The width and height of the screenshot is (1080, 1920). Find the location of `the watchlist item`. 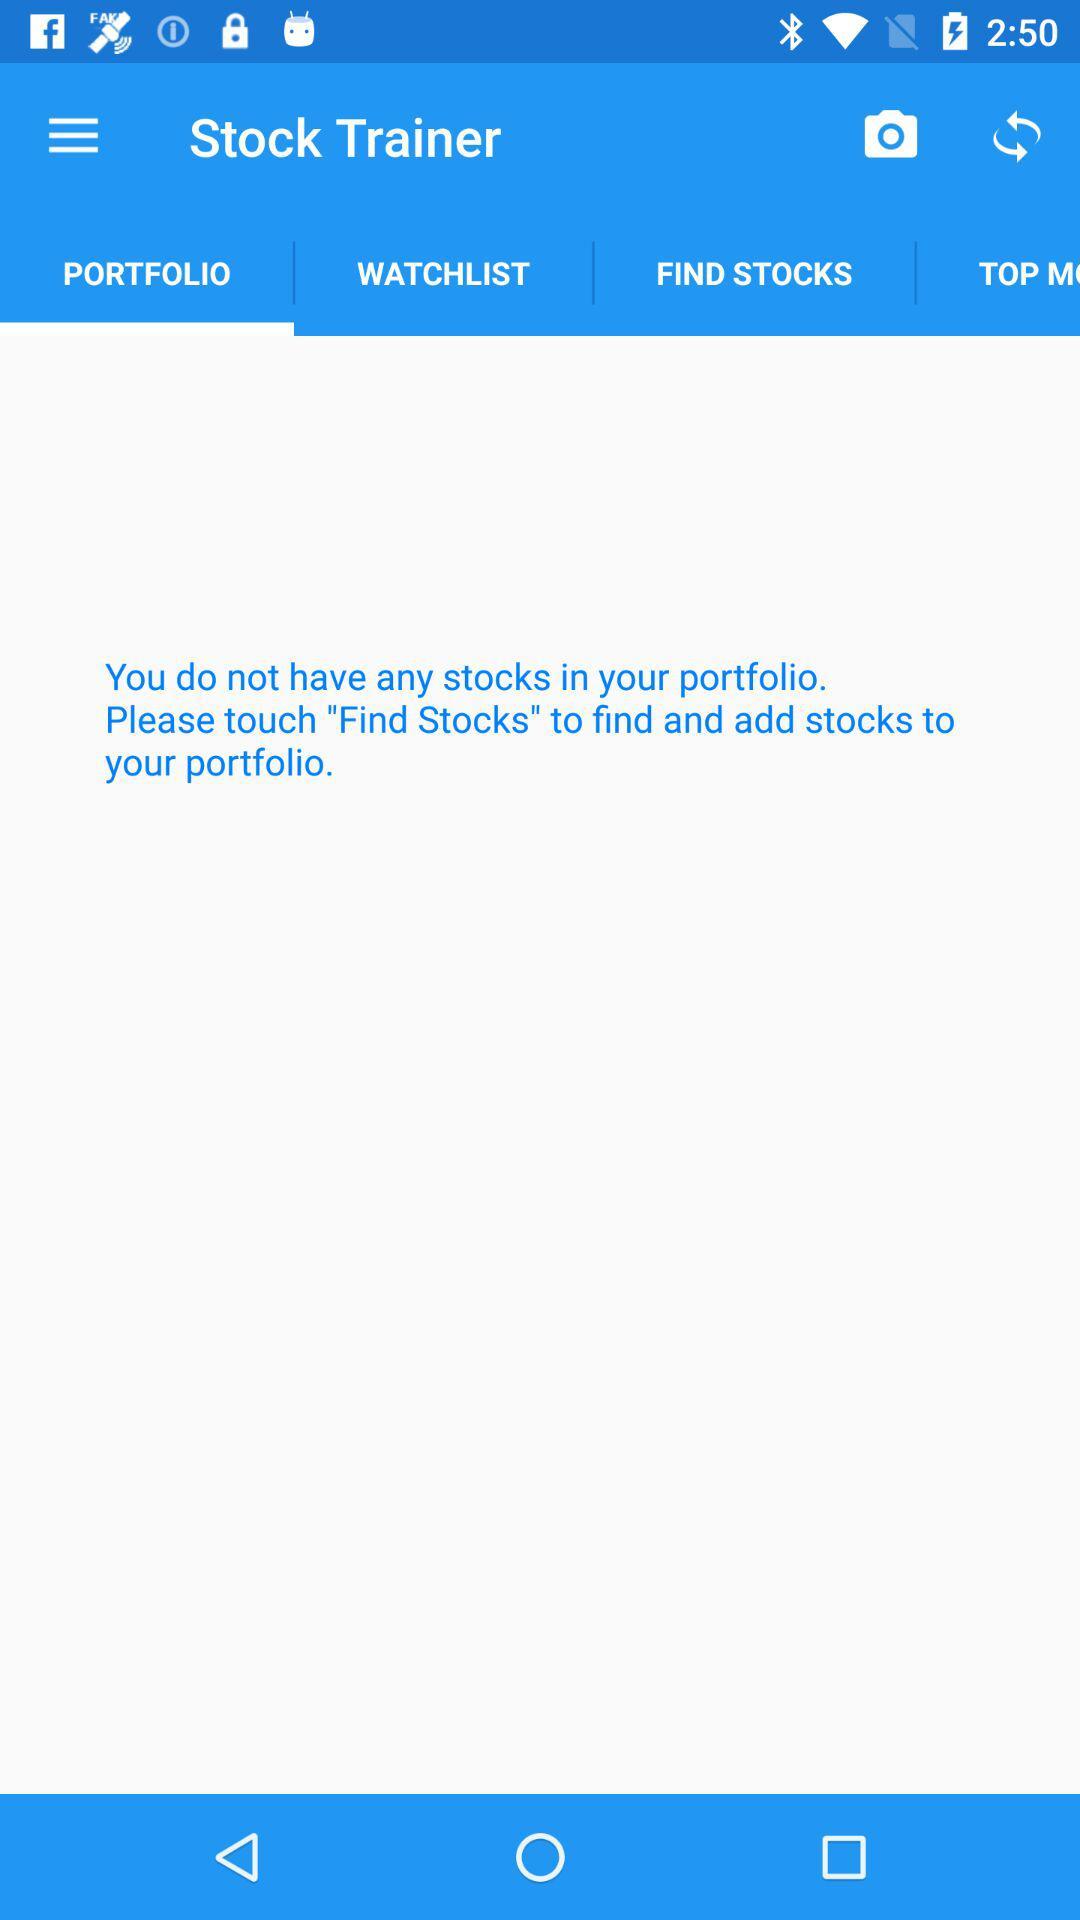

the watchlist item is located at coordinates (442, 272).